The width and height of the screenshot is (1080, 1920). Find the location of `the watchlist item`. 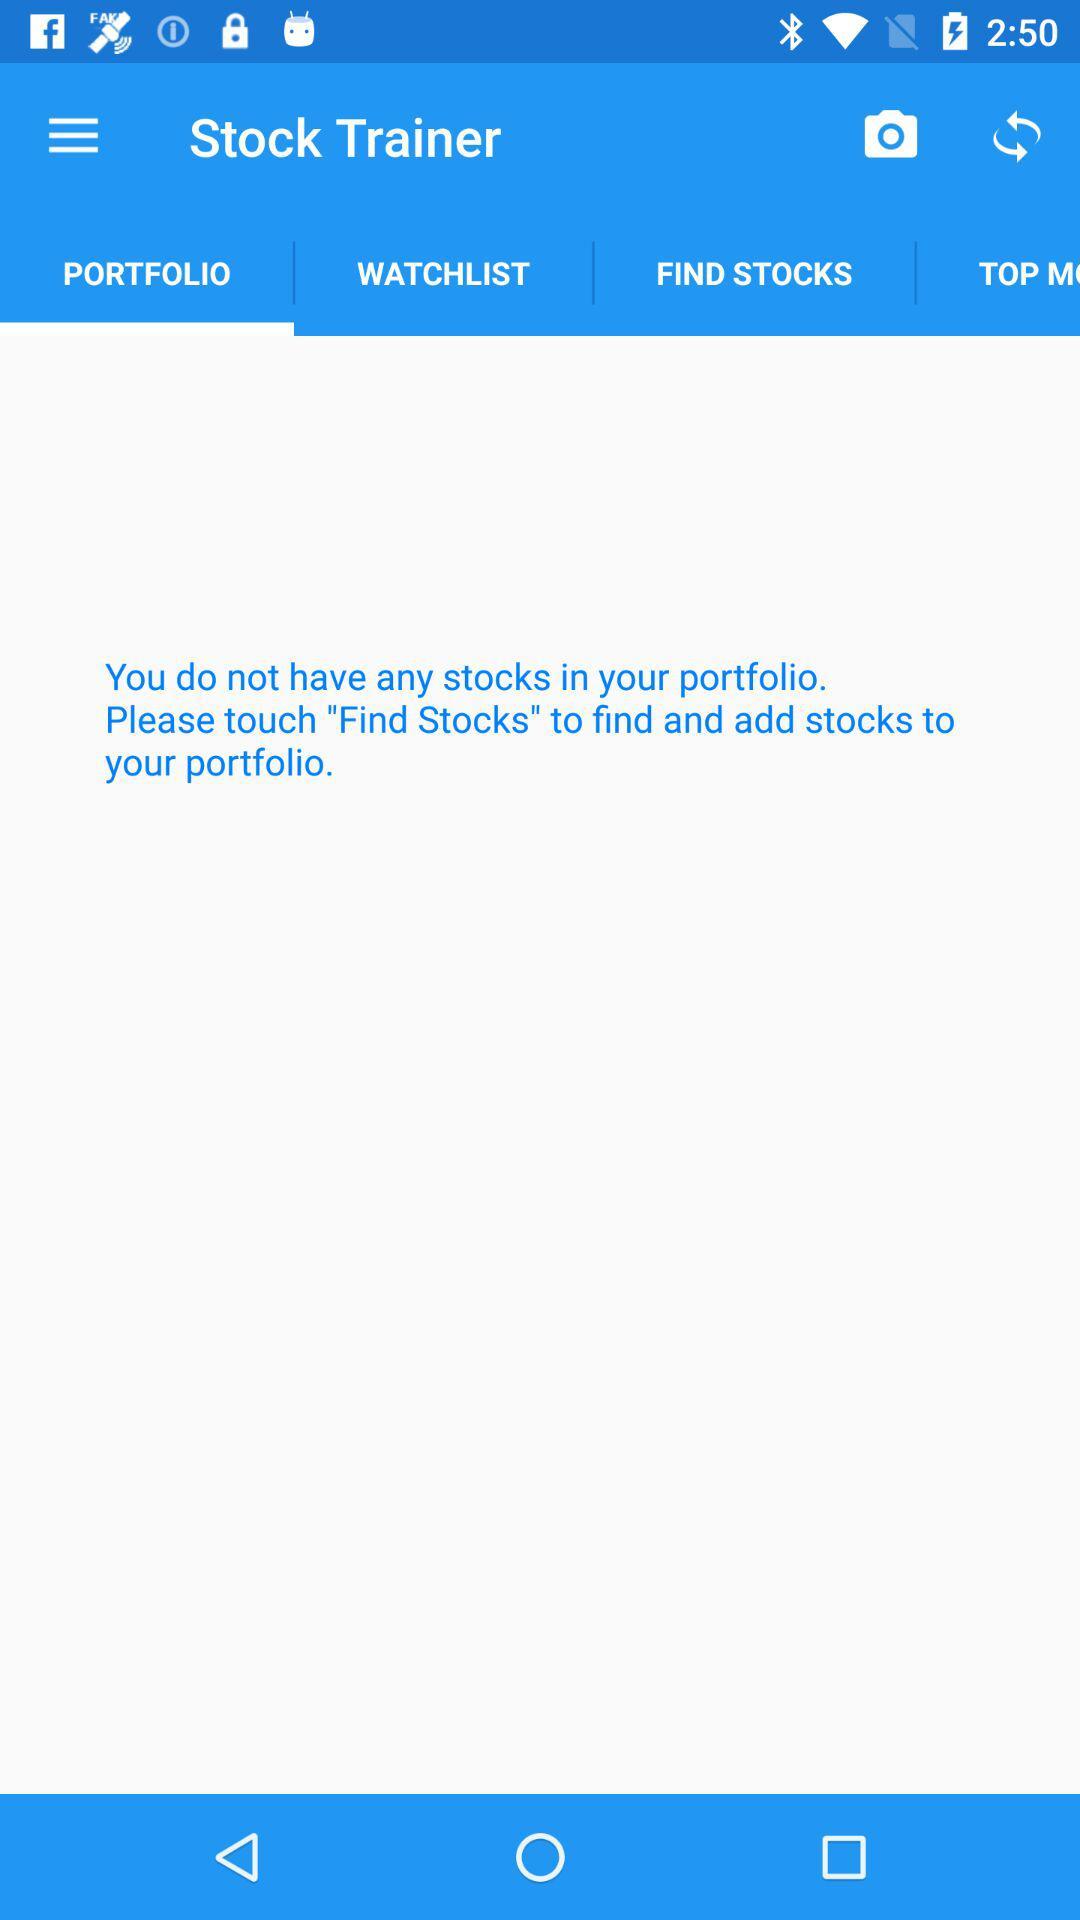

the watchlist item is located at coordinates (442, 272).